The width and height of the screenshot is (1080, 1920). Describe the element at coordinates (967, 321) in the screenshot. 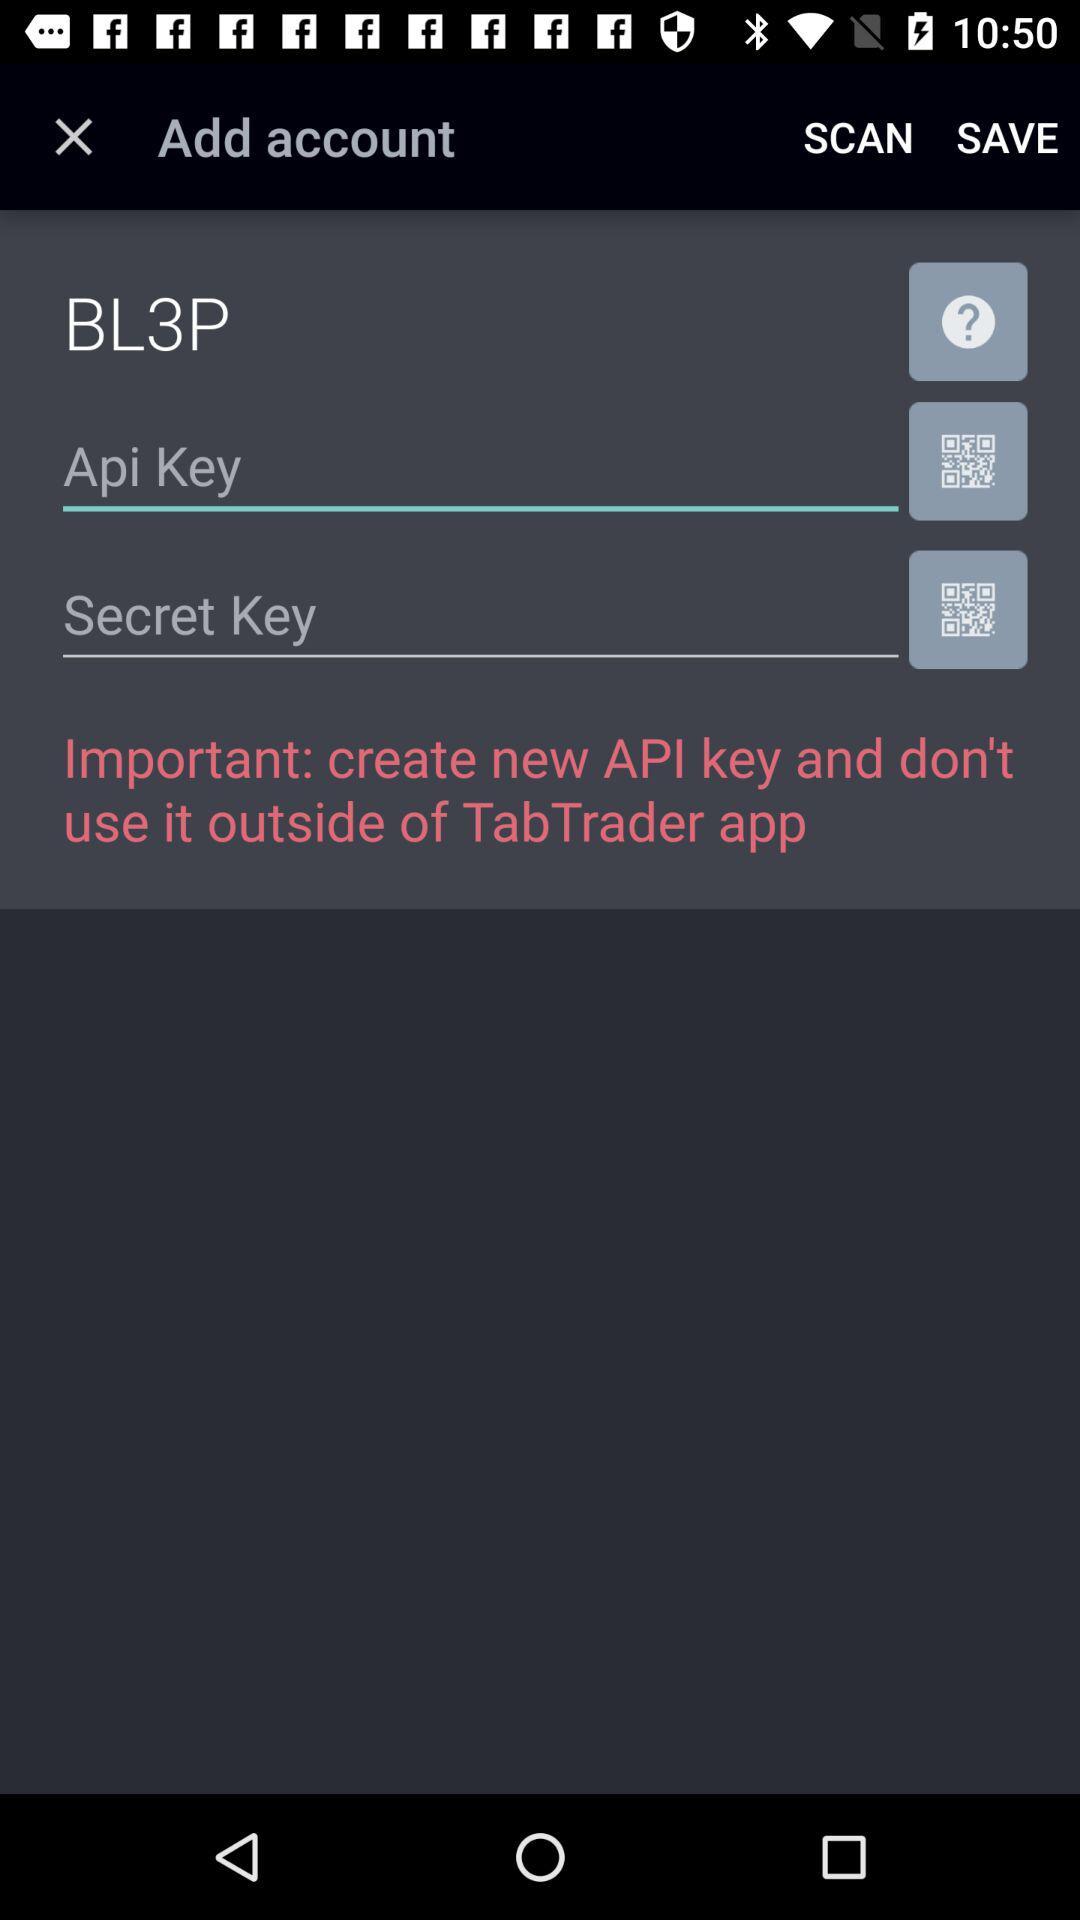

I see `the help icon` at that location.